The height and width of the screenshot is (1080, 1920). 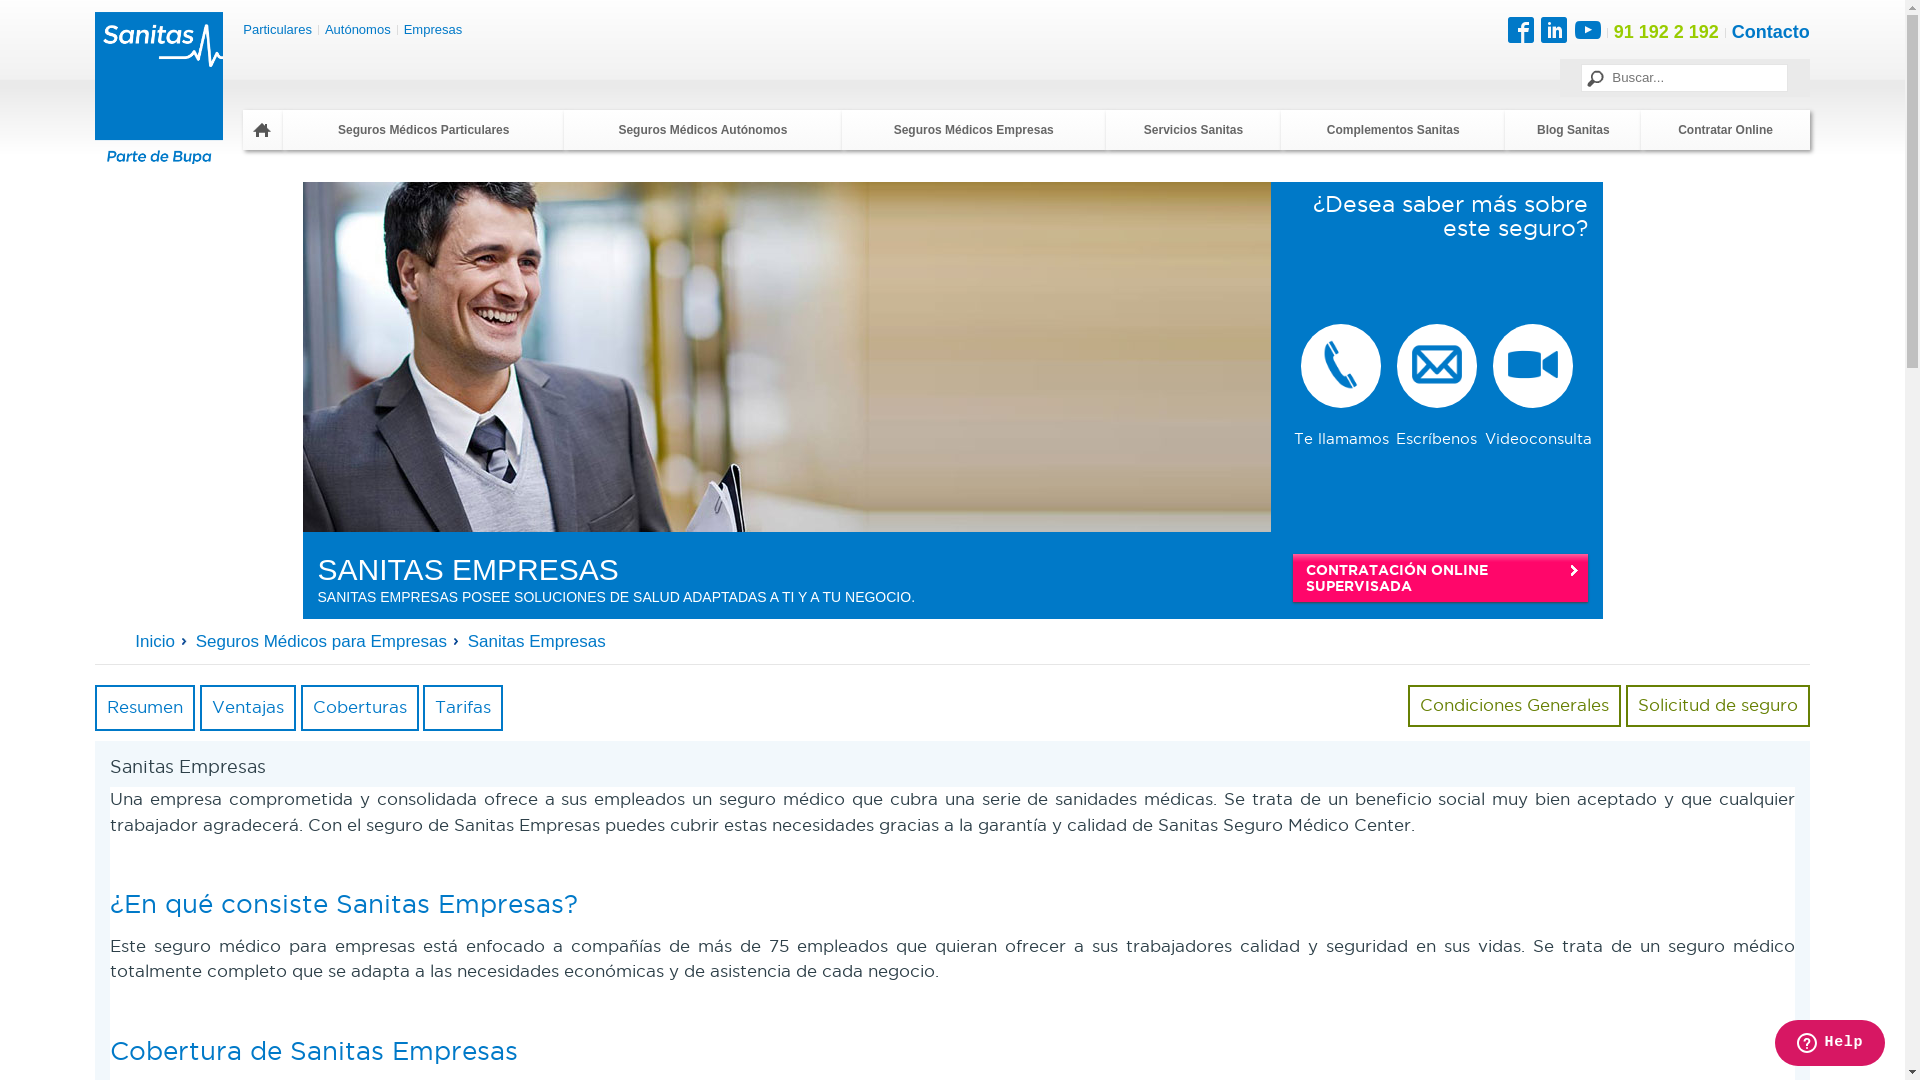 What do you see at coordinates (157, 87) in the screenshot?
I see `'Sanitas'` at bounding box center [157, 87].